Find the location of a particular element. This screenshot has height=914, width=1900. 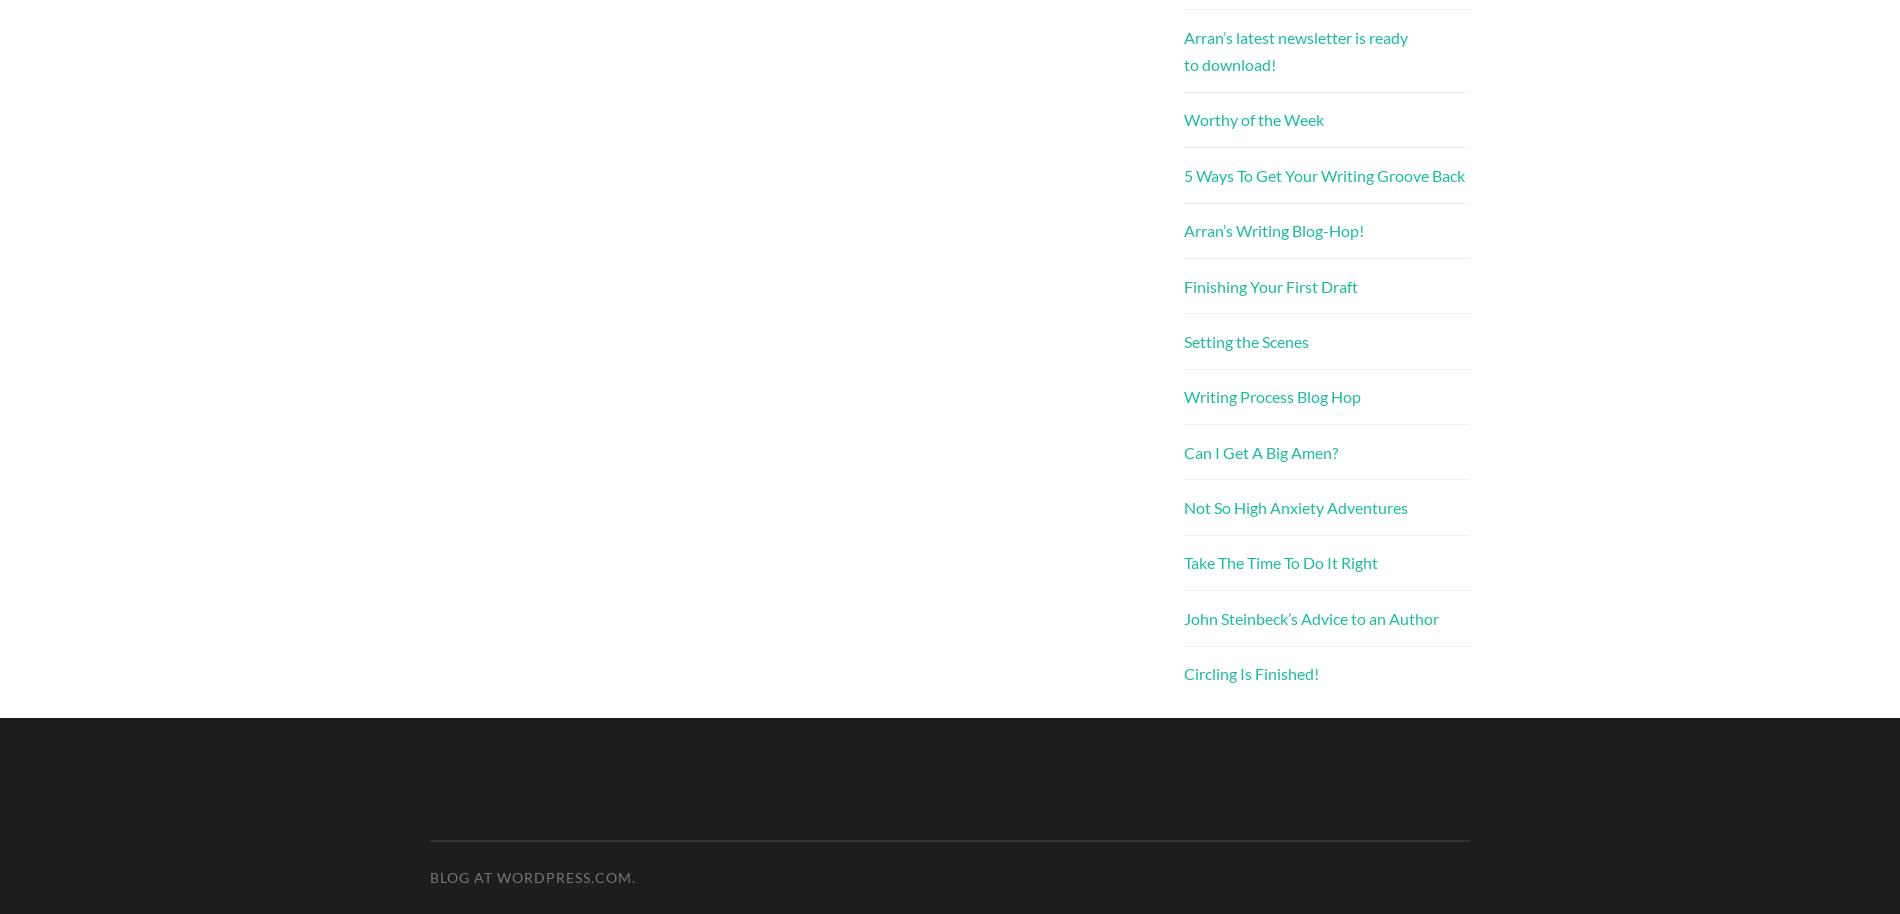

'5 Ways To Get Your Writing Groove Back' is located at coordinates (1323, 173).